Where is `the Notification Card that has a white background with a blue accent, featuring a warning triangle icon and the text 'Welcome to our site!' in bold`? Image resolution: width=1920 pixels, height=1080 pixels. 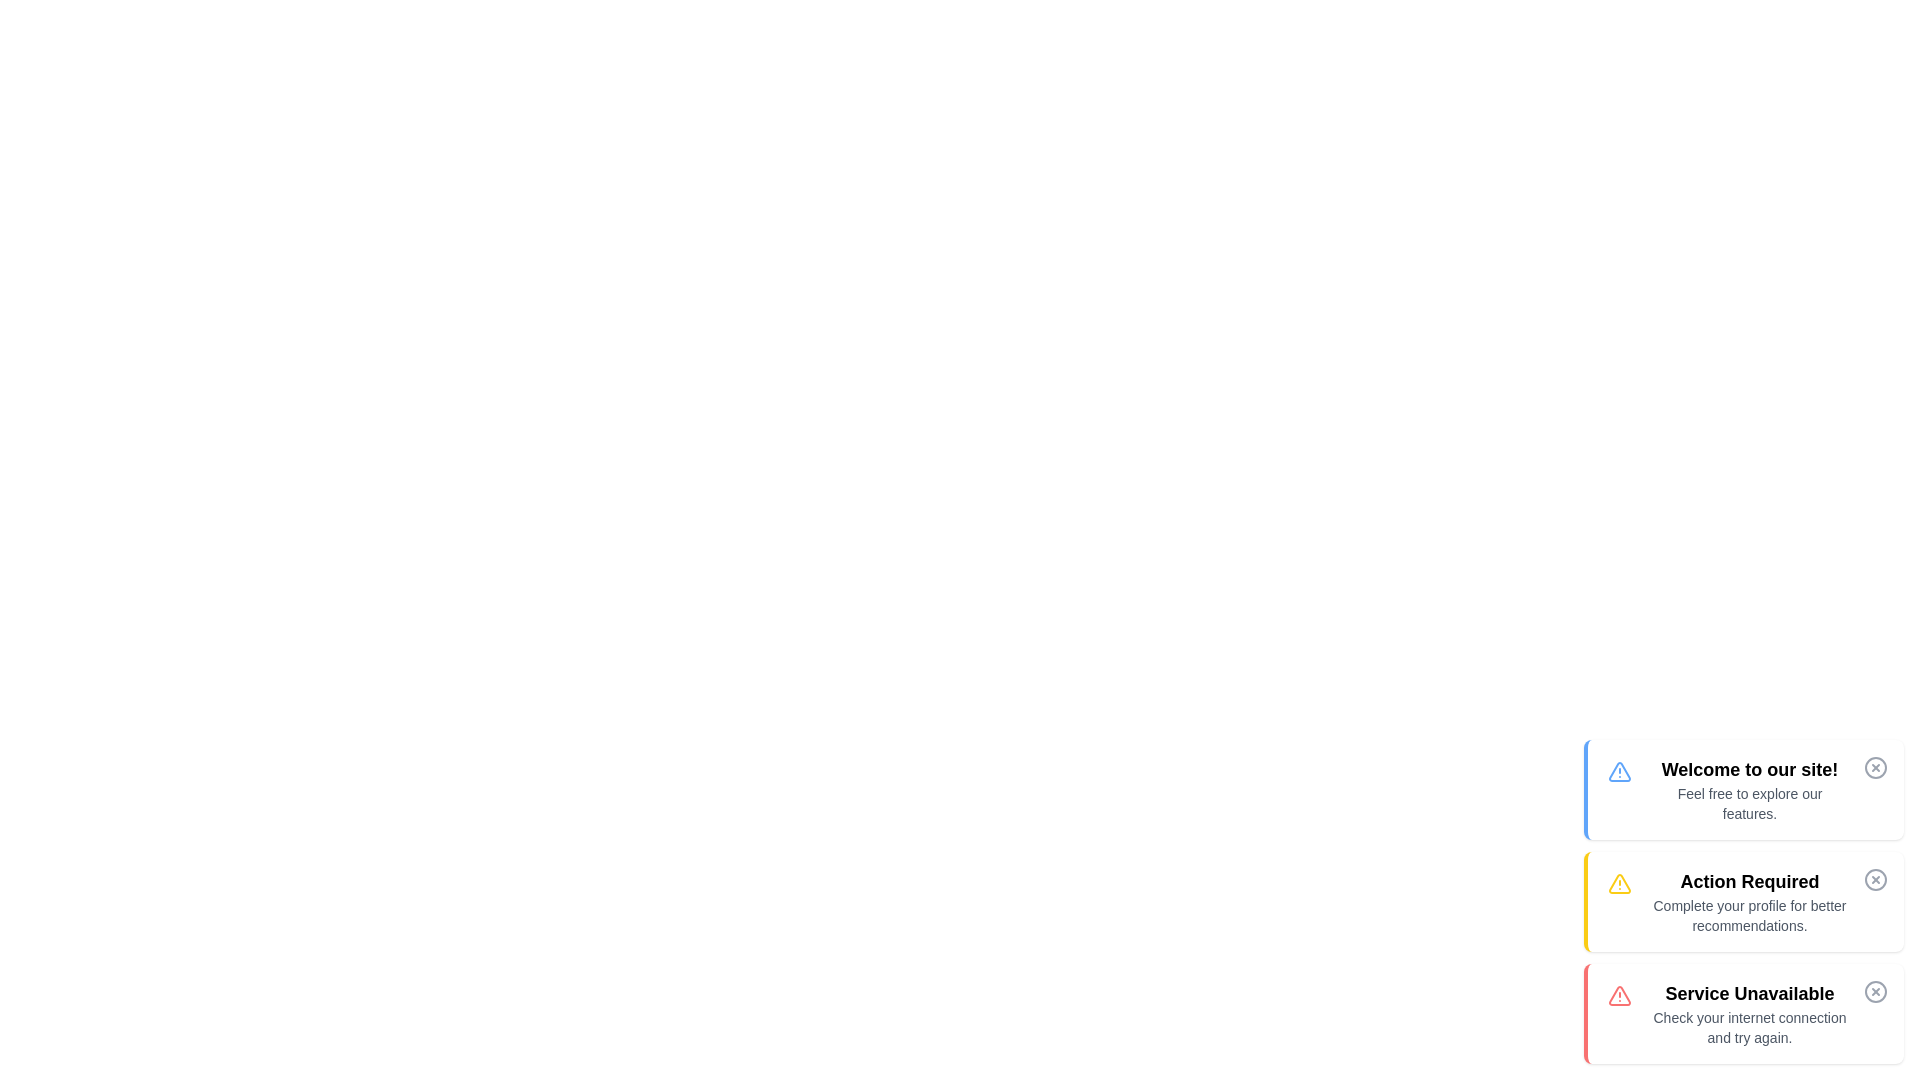
the Notification Card that has a white background with a blue accent, featuring a warning triangle icon and the text 'Welcome to our site!' in bold is located at coordinates (1742, 789).